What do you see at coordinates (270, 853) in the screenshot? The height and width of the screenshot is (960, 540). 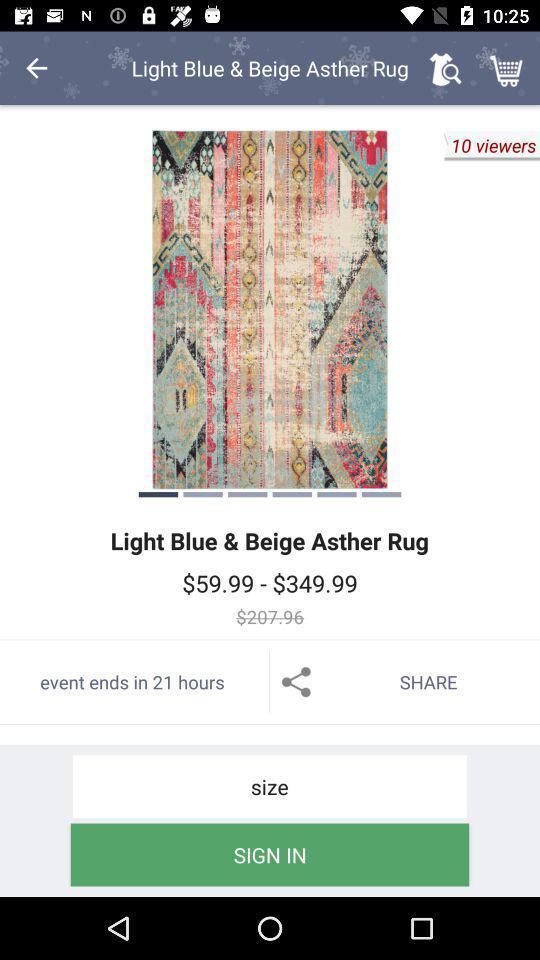 I see `sign in item` at bounding box center [270, 853].